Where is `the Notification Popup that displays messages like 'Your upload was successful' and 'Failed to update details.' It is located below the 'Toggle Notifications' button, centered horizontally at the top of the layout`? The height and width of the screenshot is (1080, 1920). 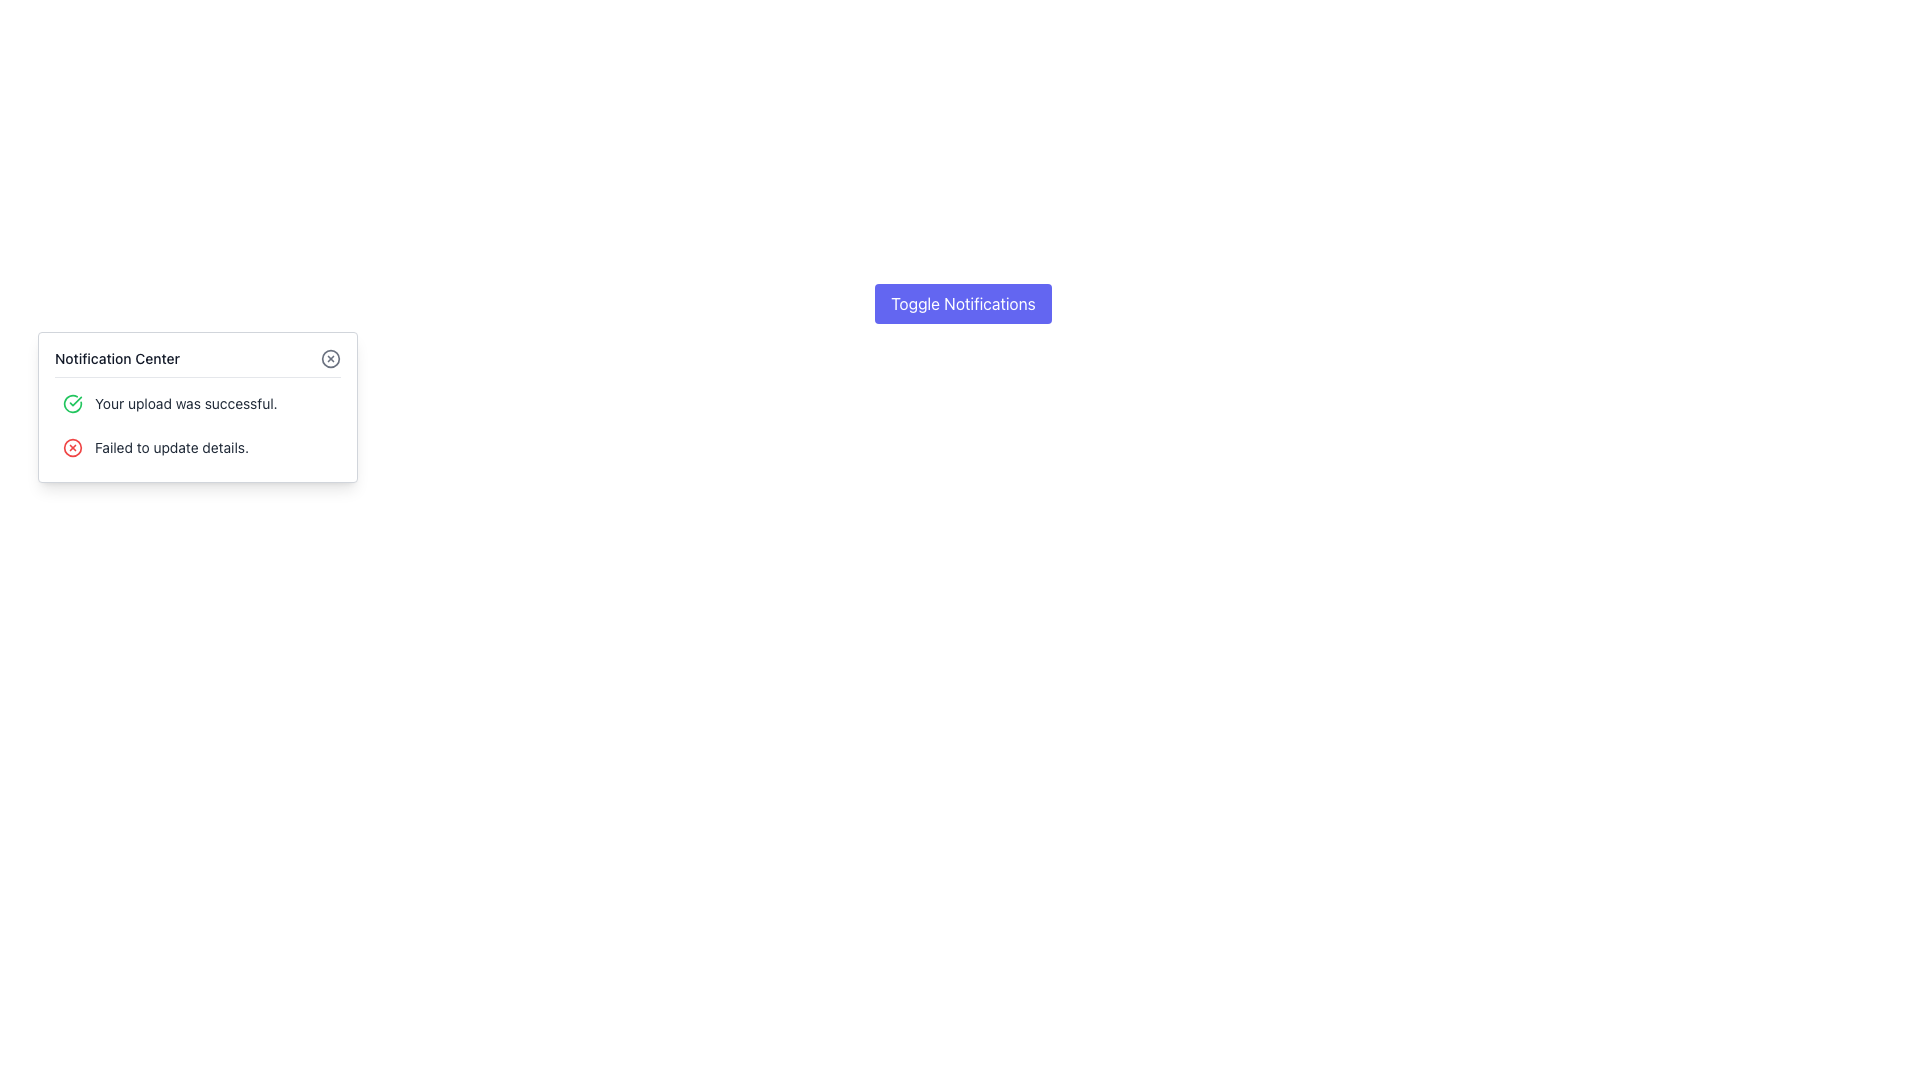 the Notification Popup that displays messages like 'Your upload was successful' and 'Failed to update details.' It is located below the 'Toggle Notifications' button, centered horizontally at the top of the layout is located at coordinates (197, 406).